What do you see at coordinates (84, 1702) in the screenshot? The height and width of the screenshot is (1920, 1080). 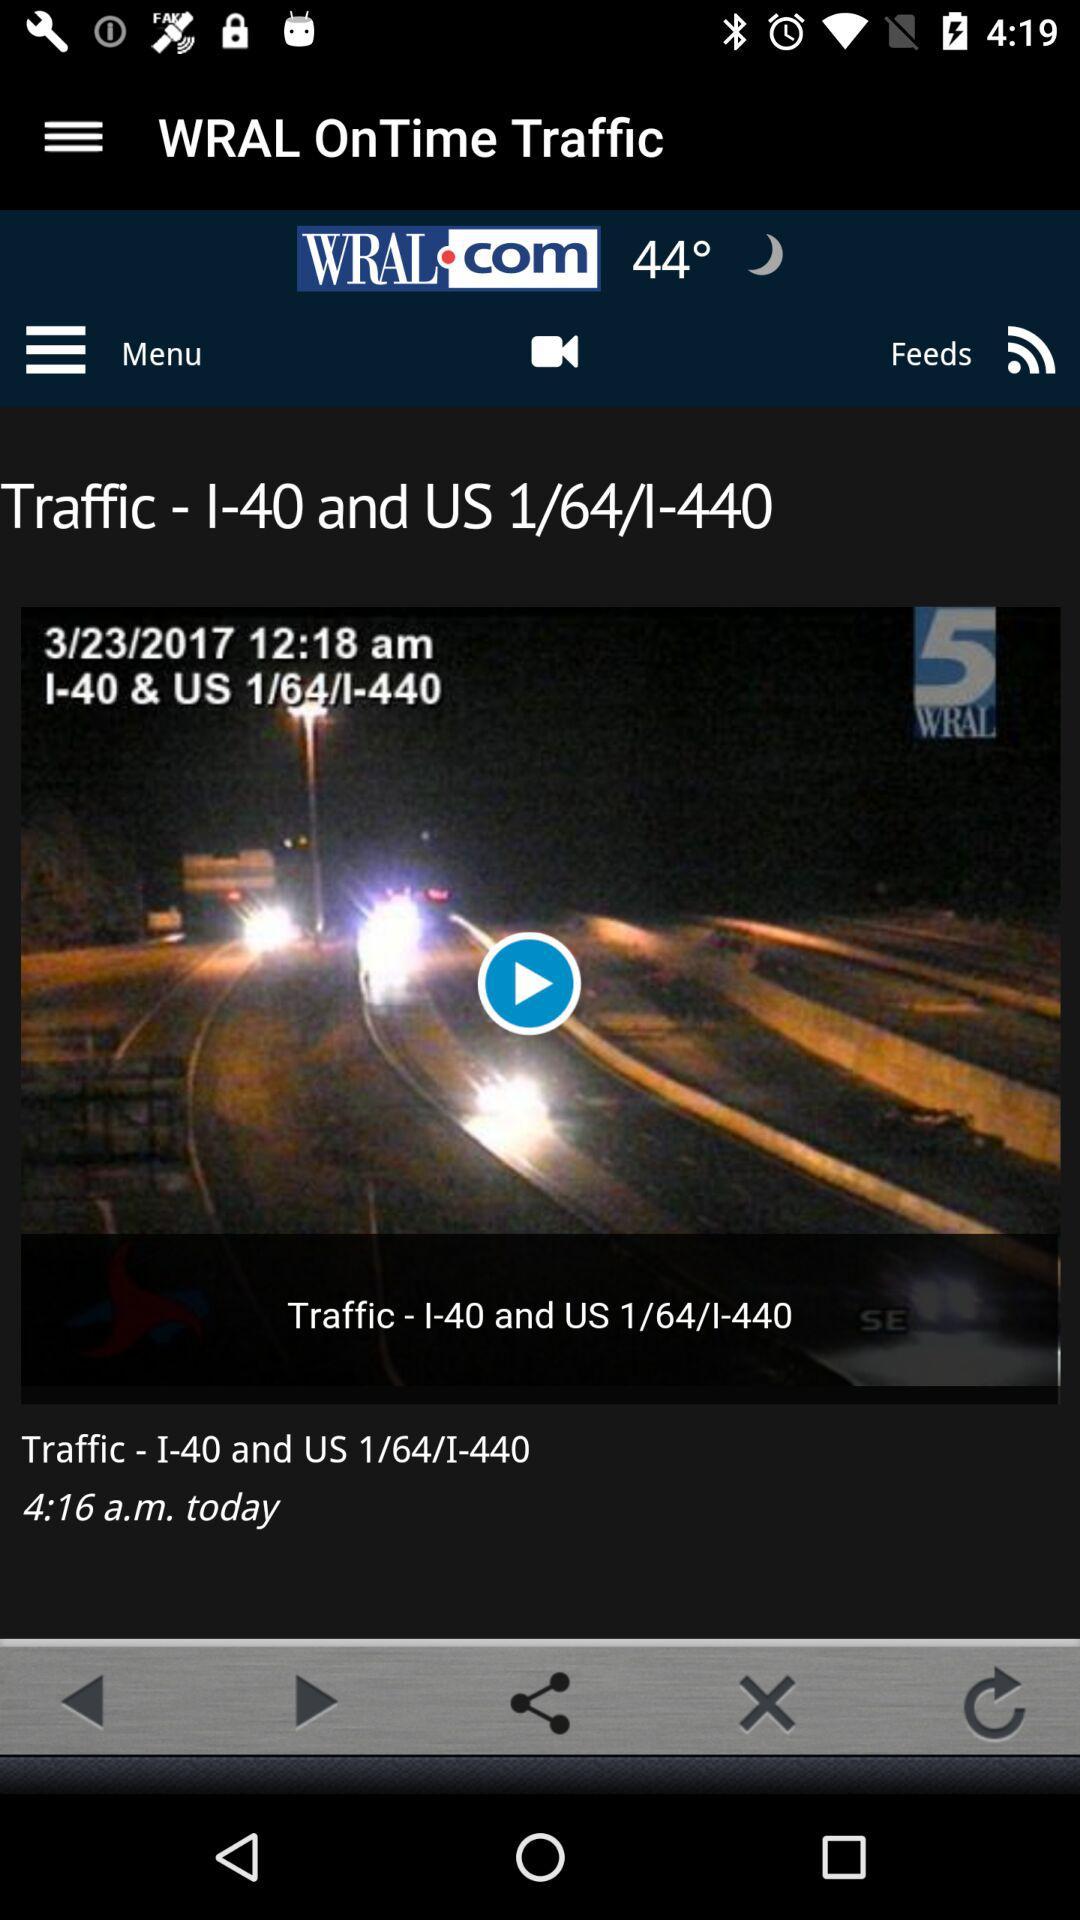 I see `previous camera` at bounding box center [84, 1702].